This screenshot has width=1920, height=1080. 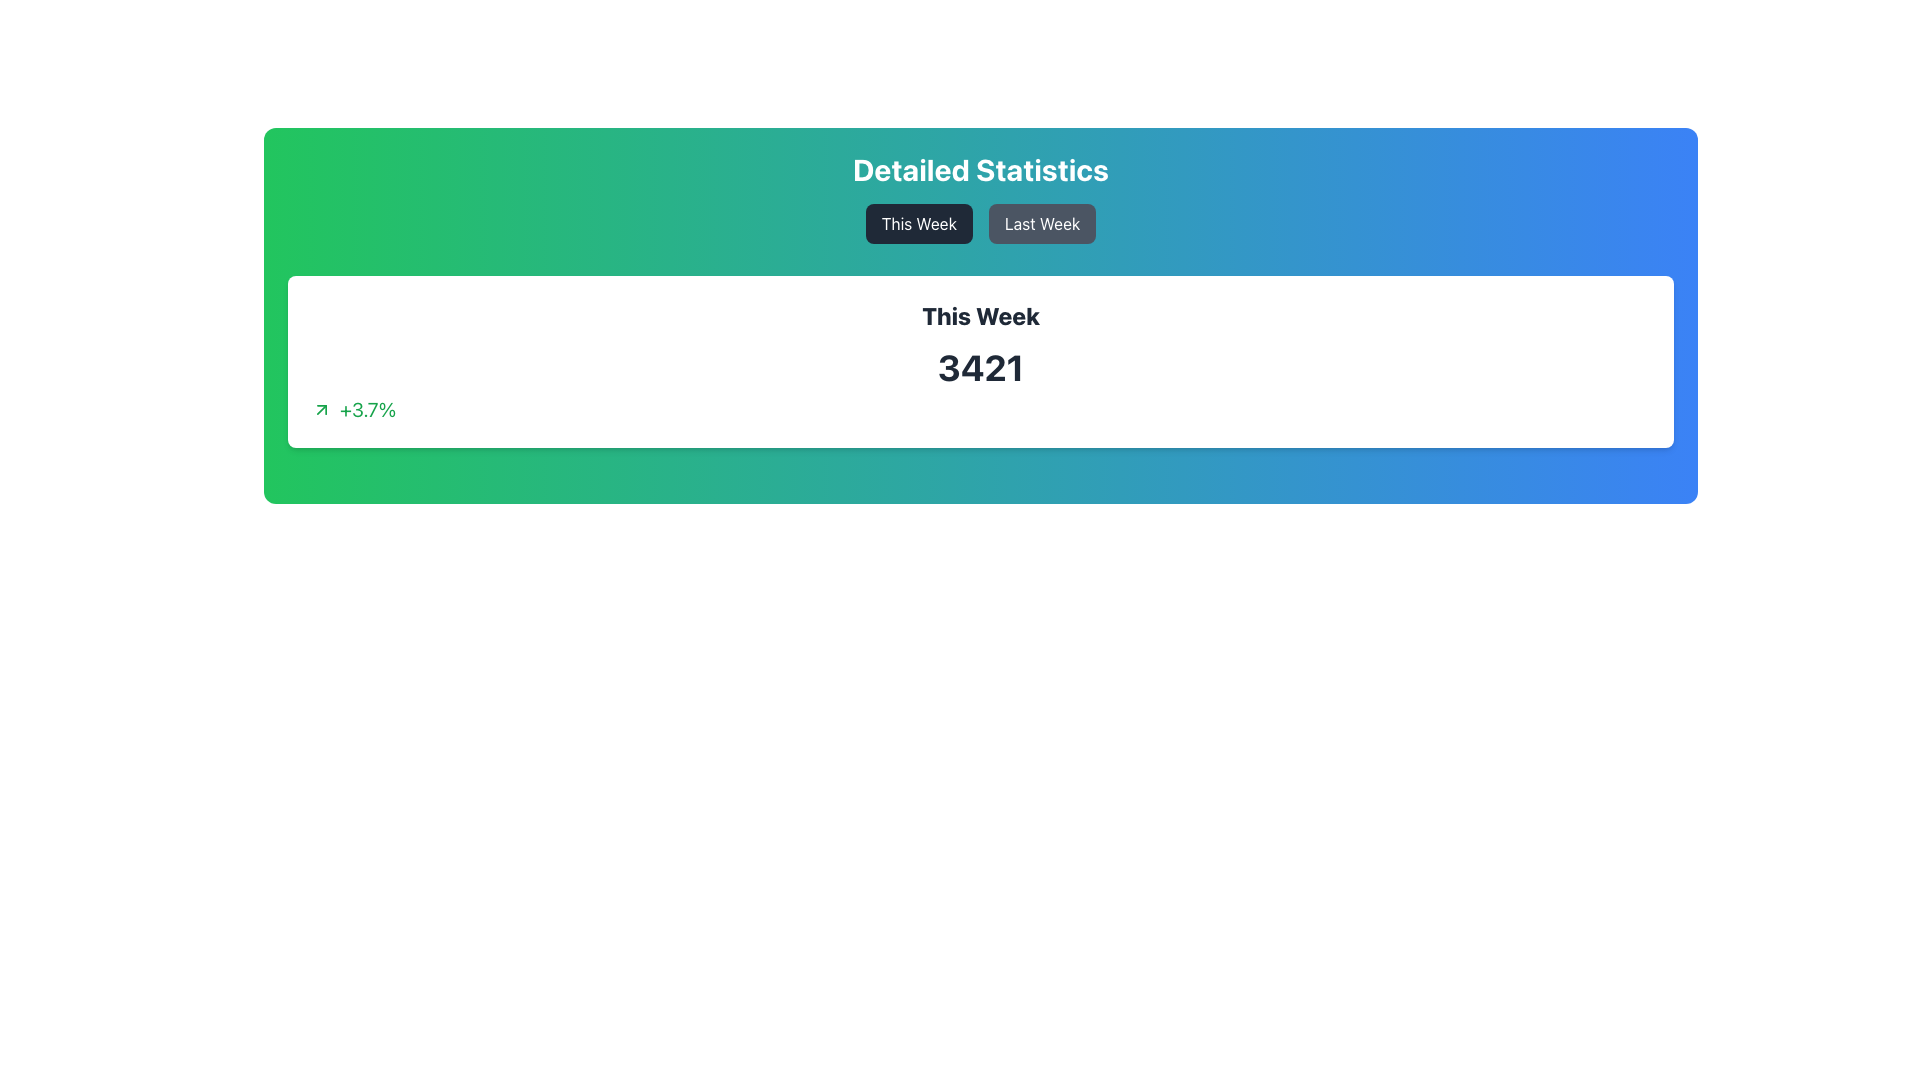 I want to click on the SVG icon styled as an upward-right pointing arrow, which is located to the left of the green text '+3.7%' in the top-left corner of the statistics section, so click(x=321, y=408).